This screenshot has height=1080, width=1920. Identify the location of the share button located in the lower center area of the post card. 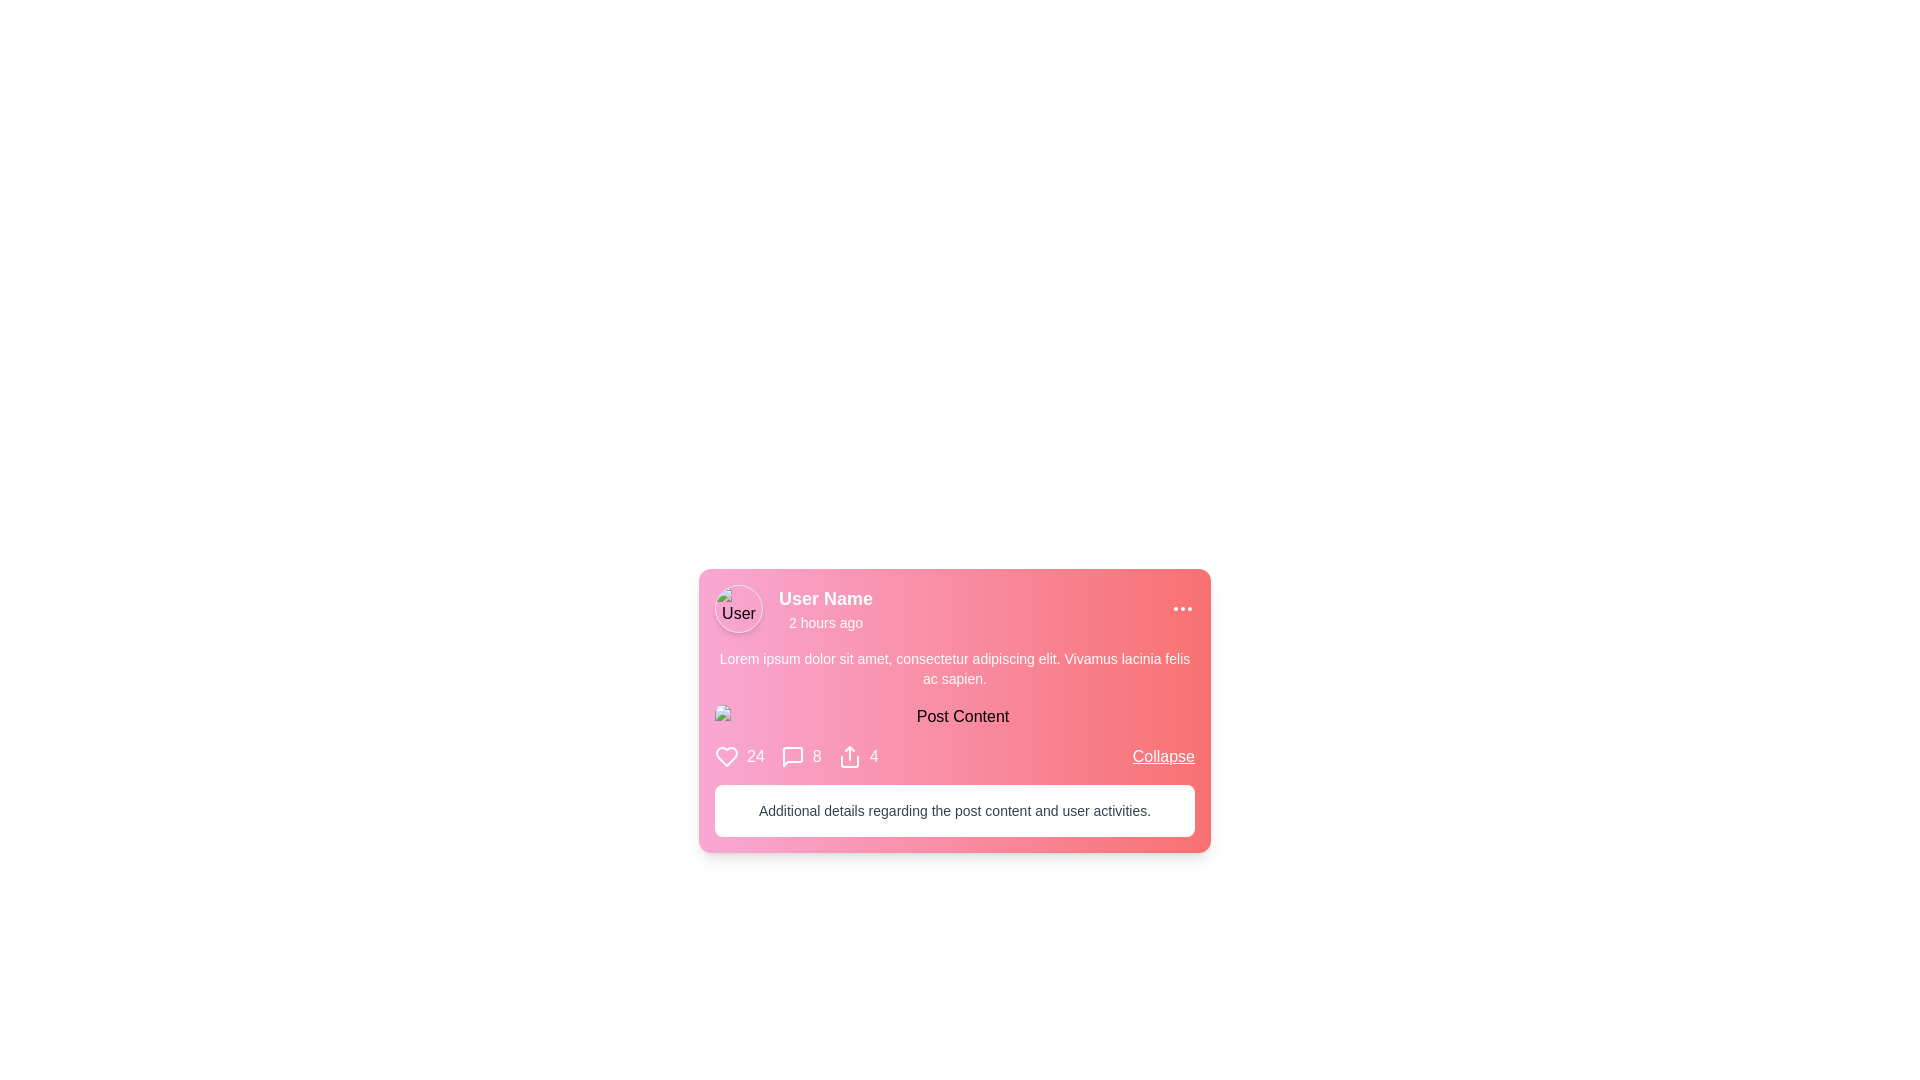
(849, 756).